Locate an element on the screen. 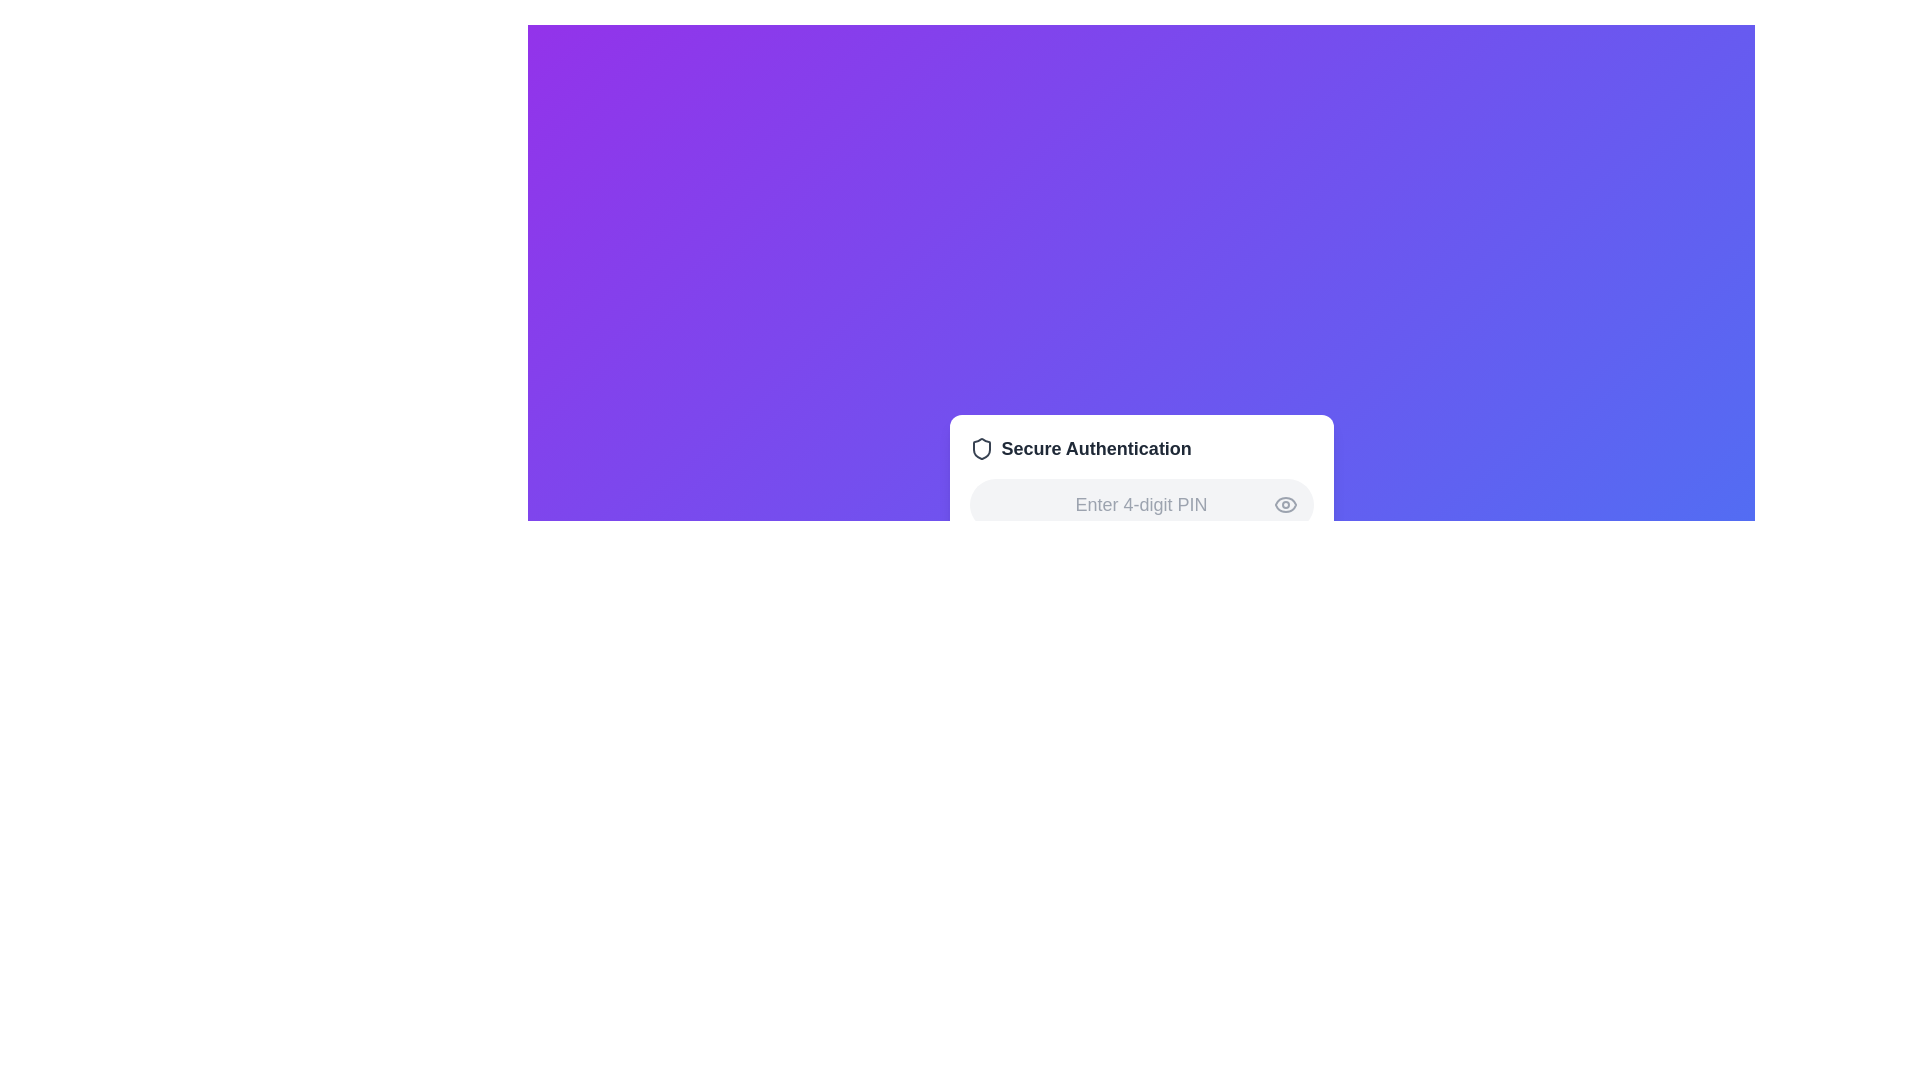  the eye icon element used for visibility or preview features in the PIN entry field under the 'Secure Authentication' label is located at coordinates (1285, 504).